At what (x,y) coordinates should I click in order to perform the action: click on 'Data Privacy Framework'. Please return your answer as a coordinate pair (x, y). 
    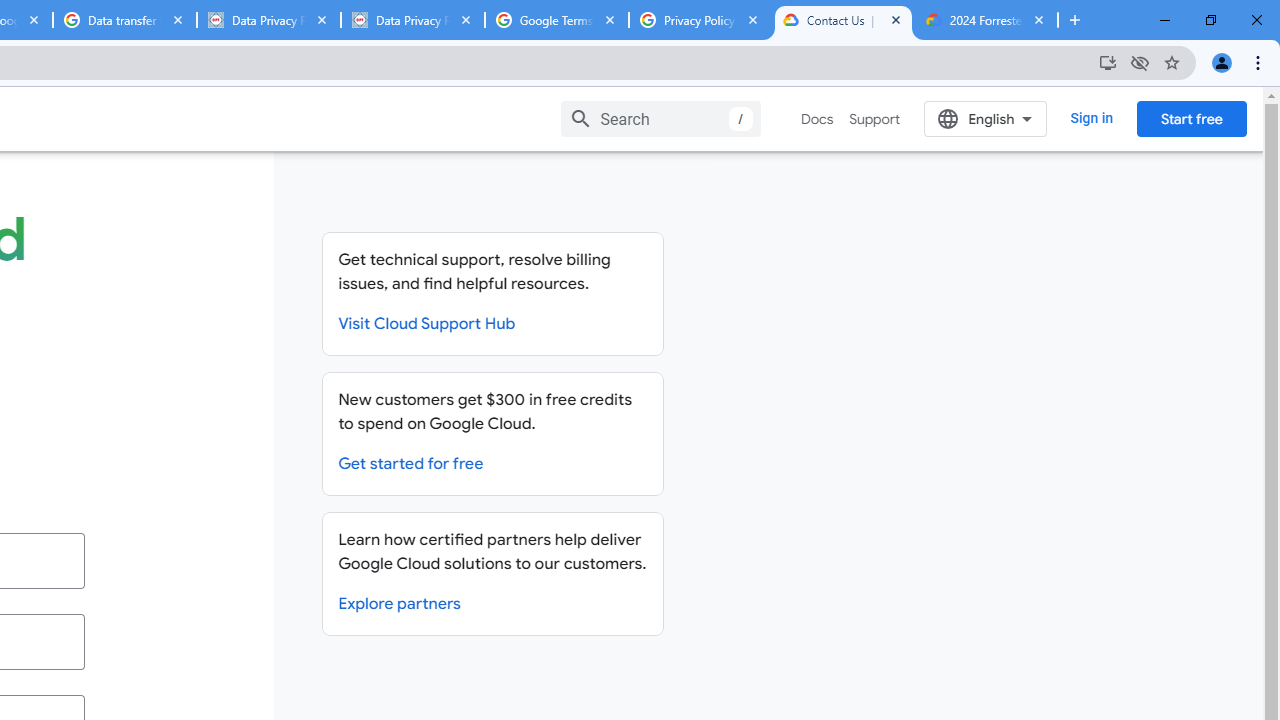
    Looking at the image, I should click on (411, 20).